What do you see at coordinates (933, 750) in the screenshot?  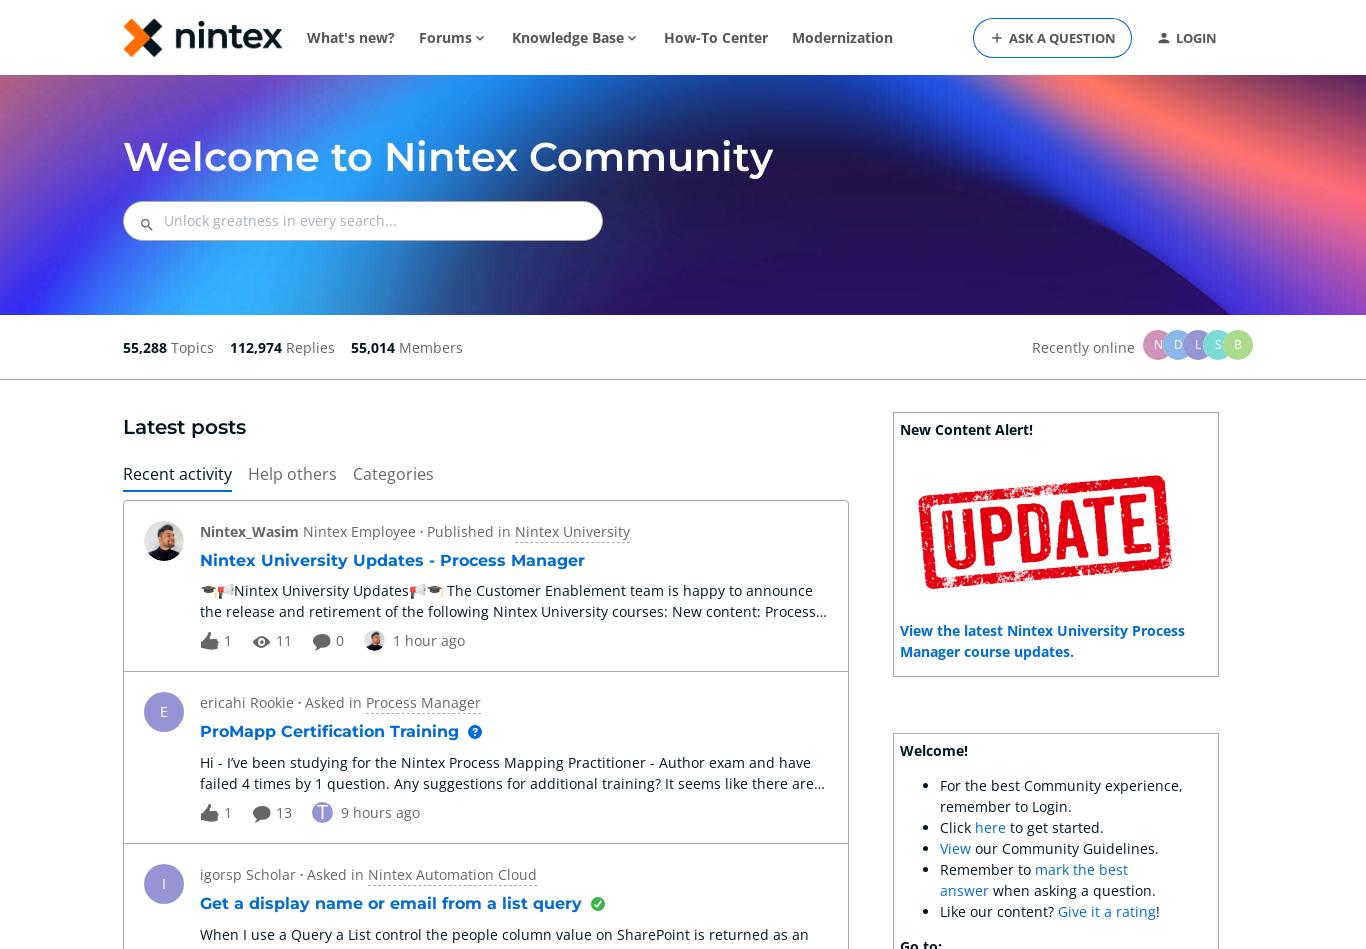 I see `'Welcome!'` at bounding box center [933, 750].